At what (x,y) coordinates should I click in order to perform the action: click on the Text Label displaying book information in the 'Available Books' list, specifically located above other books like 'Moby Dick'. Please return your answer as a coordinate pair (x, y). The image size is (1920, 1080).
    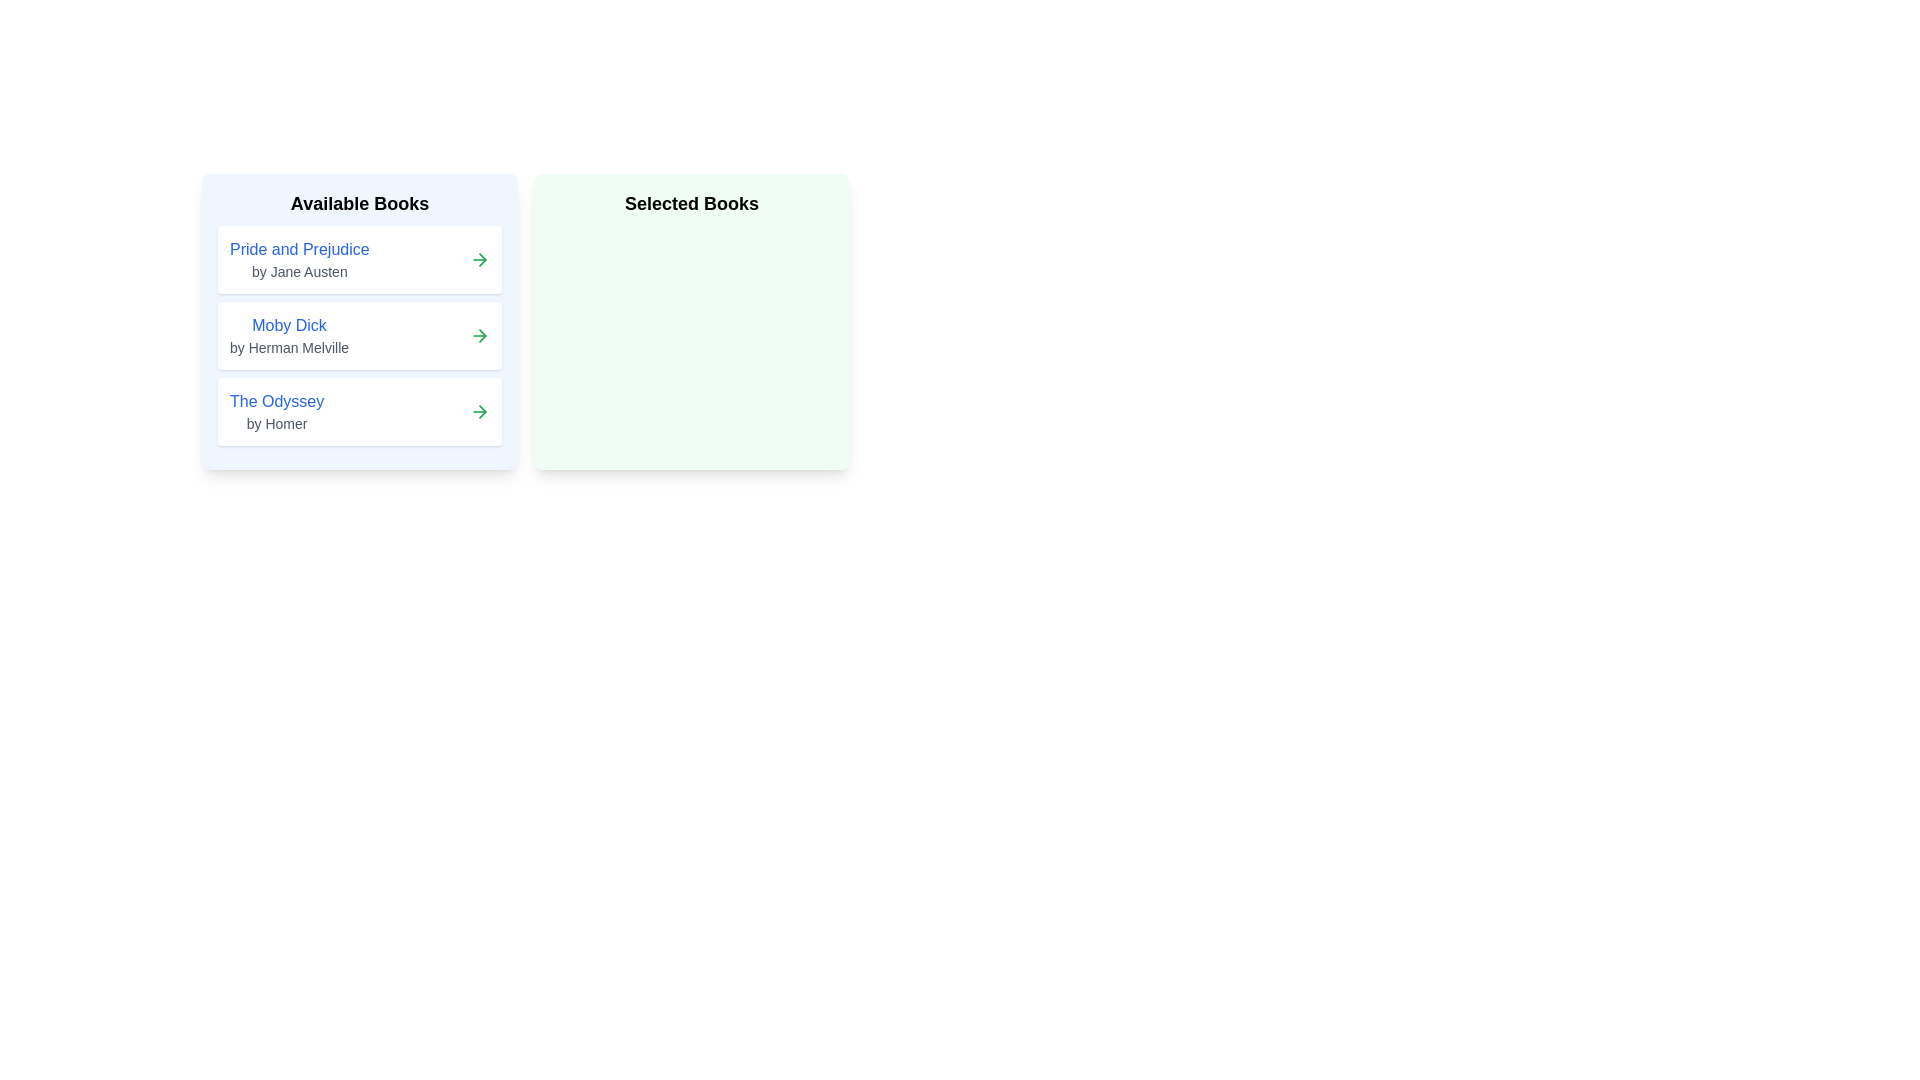
    Looking at the image, I should click on (298, 258).